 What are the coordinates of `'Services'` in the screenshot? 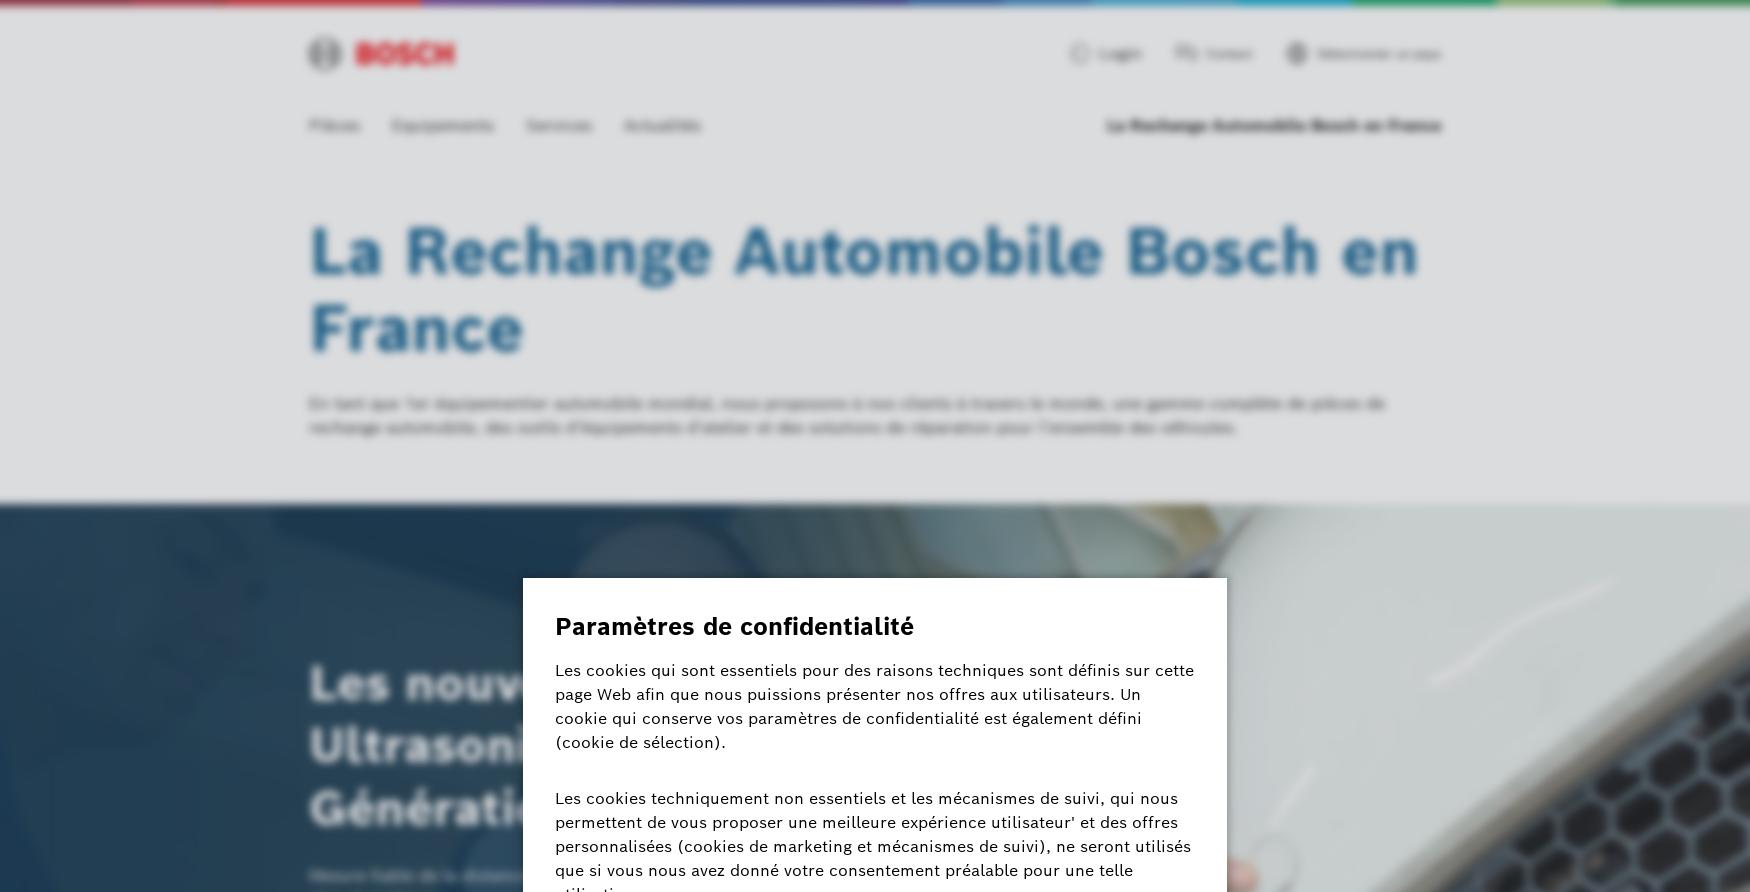 It's located at (557, 124).